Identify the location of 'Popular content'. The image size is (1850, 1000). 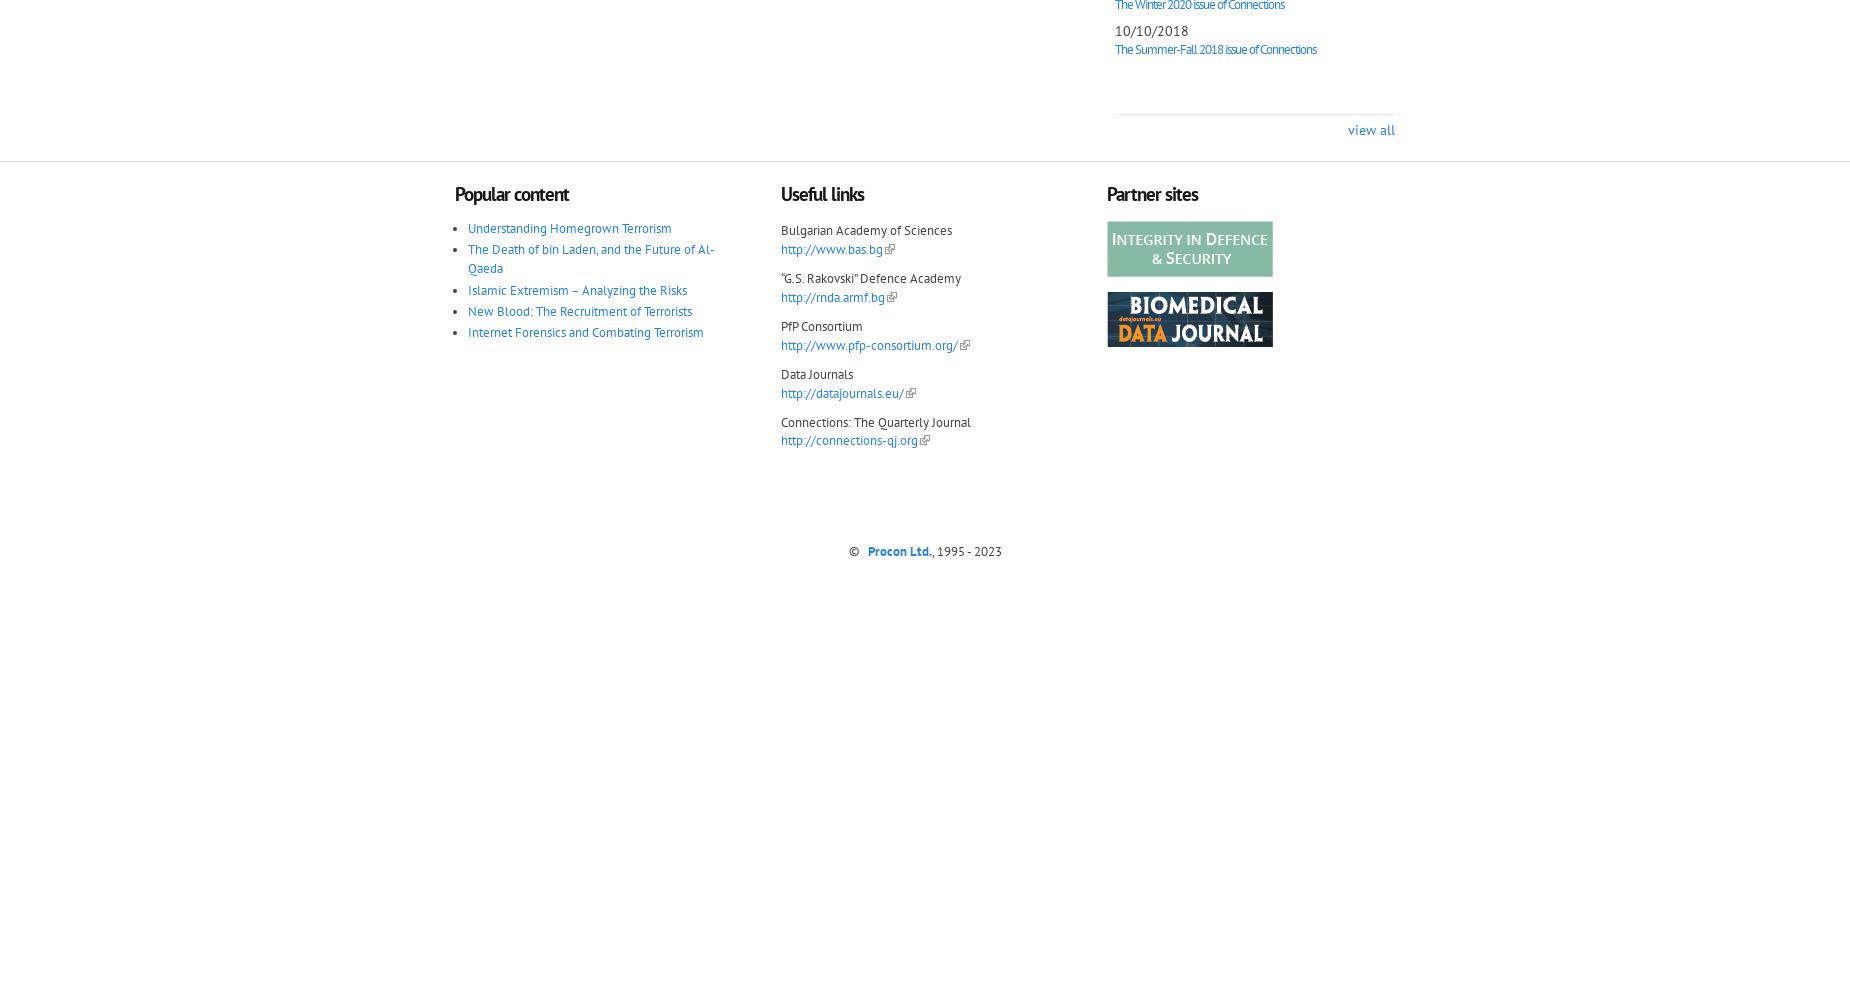
(512, 192).